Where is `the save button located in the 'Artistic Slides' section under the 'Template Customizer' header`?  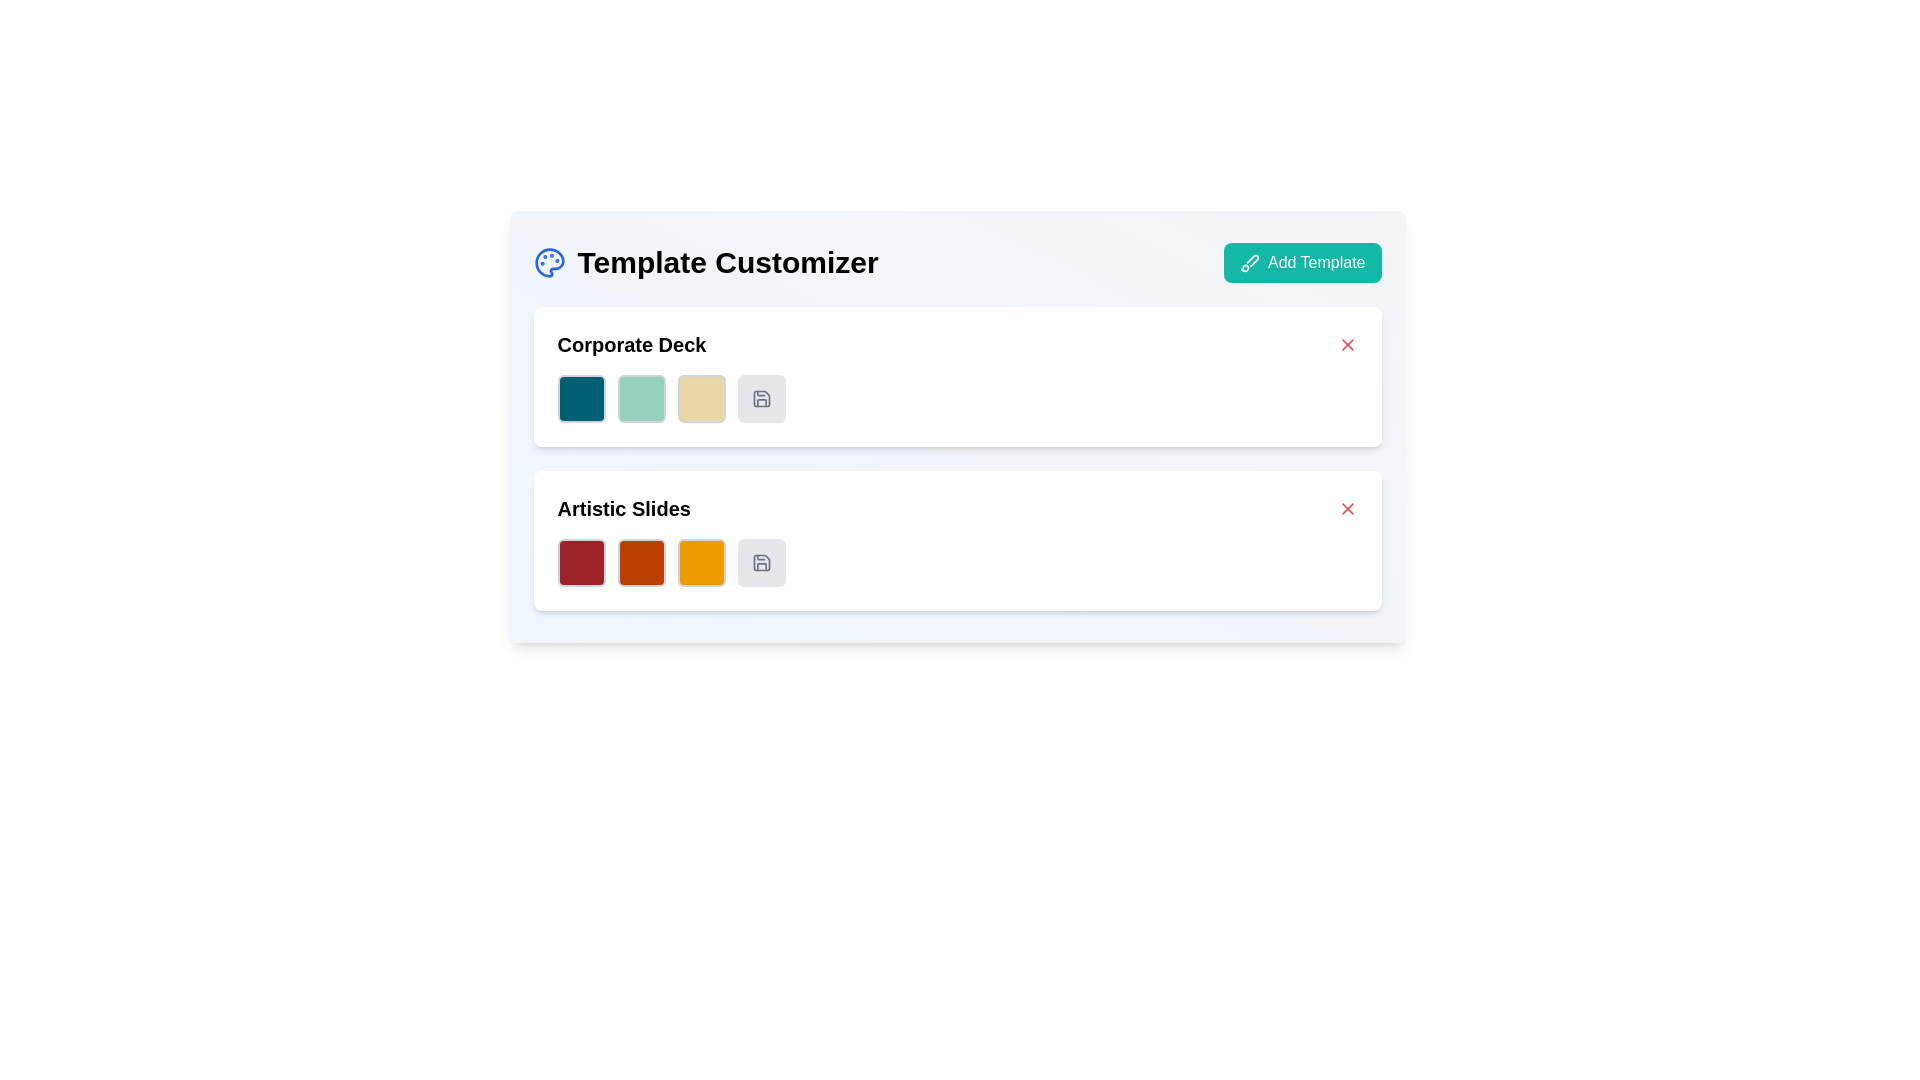
the save button located in the 'Artistic Slides' section under the 'Template Customizer' header is located at coordinates (760, 563).